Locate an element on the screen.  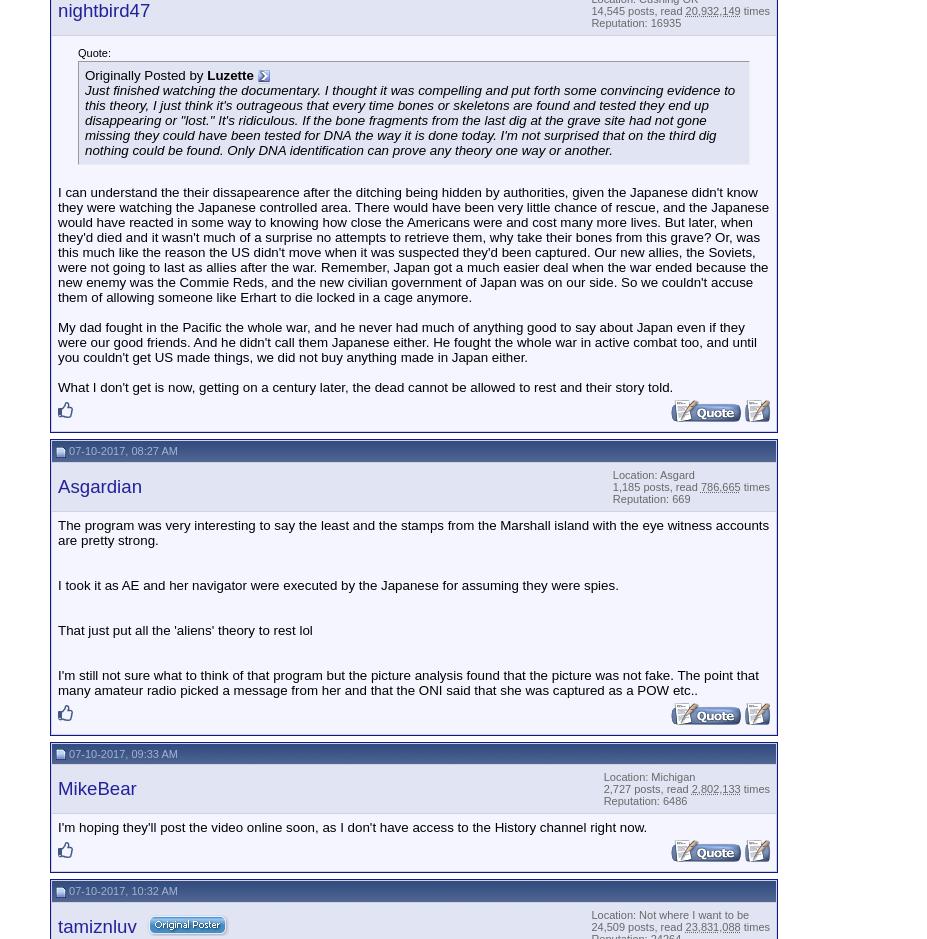
'What I don't get is now, getting on a century later, the dead cannot be allowed to rest and their story told.' is located at coordinates (364, 386).